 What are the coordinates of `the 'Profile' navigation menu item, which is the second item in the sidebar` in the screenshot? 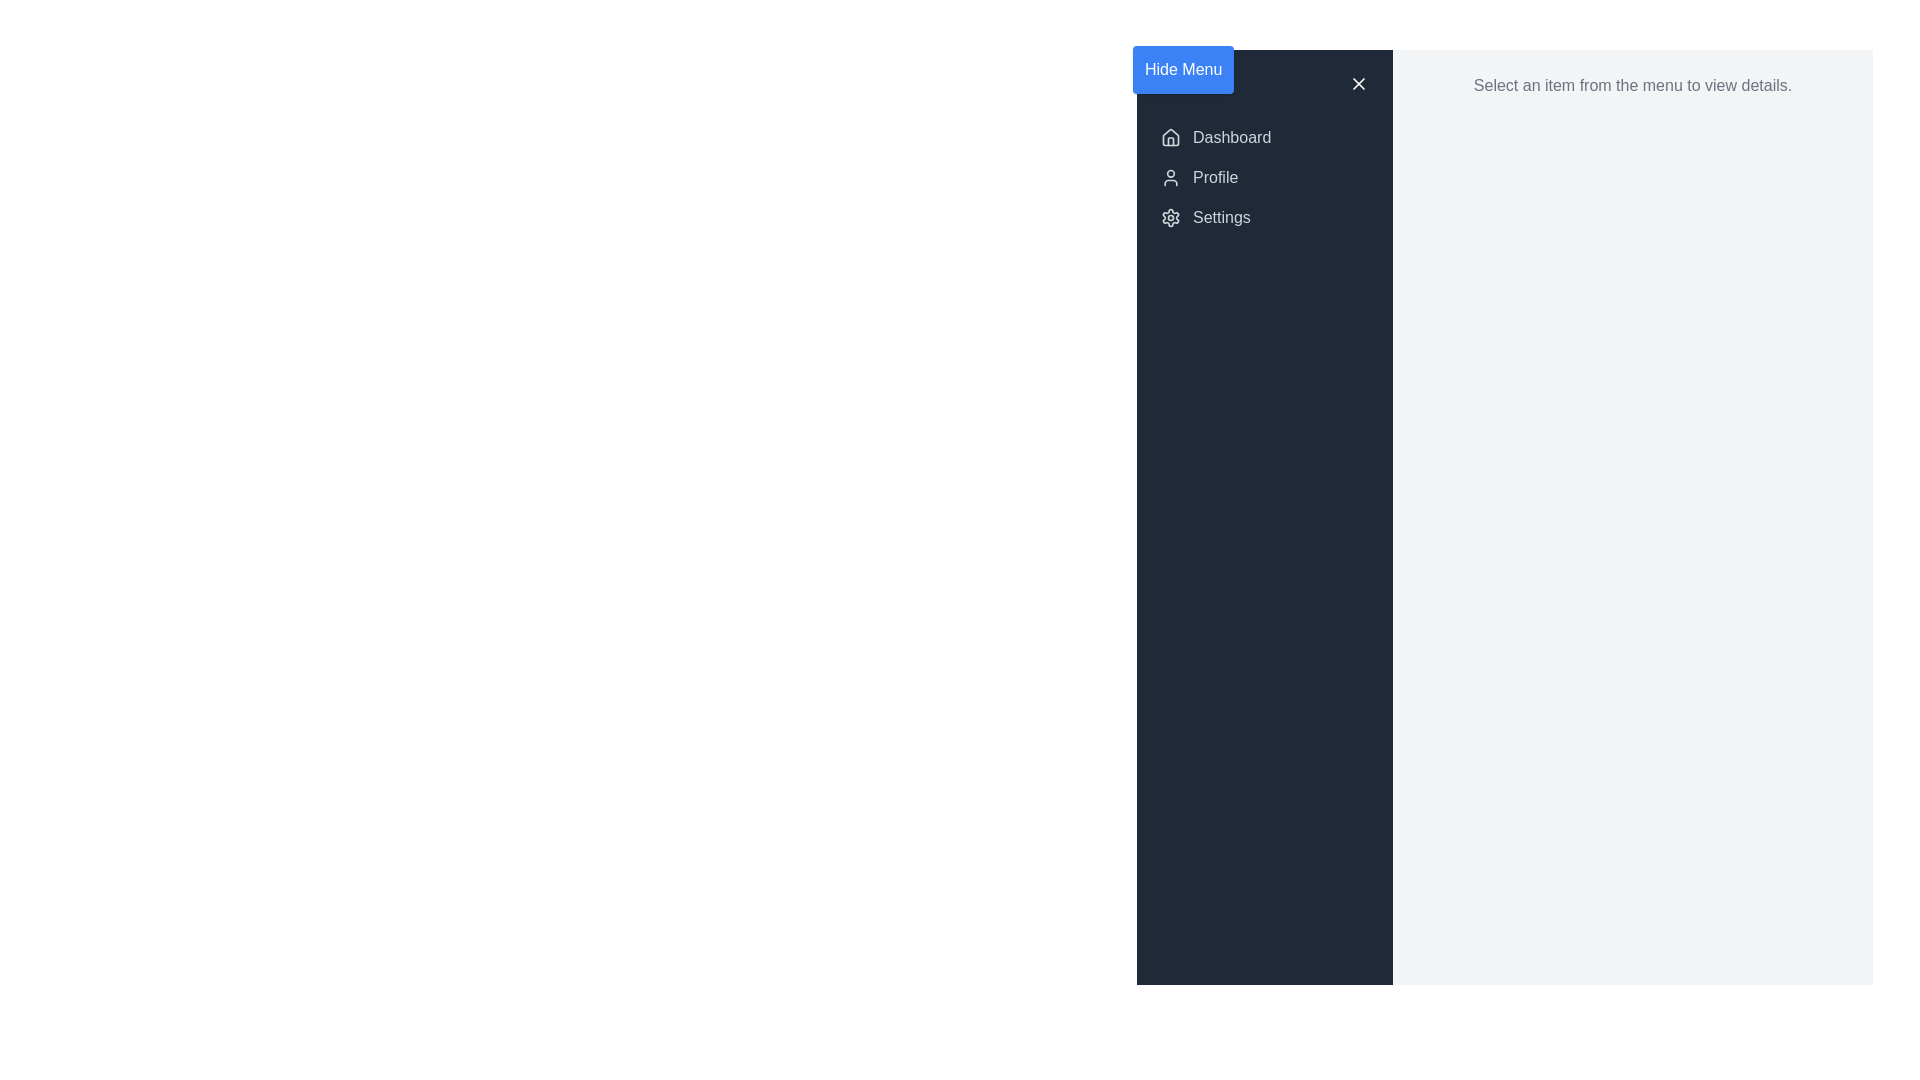 It's located at (1264, 176).